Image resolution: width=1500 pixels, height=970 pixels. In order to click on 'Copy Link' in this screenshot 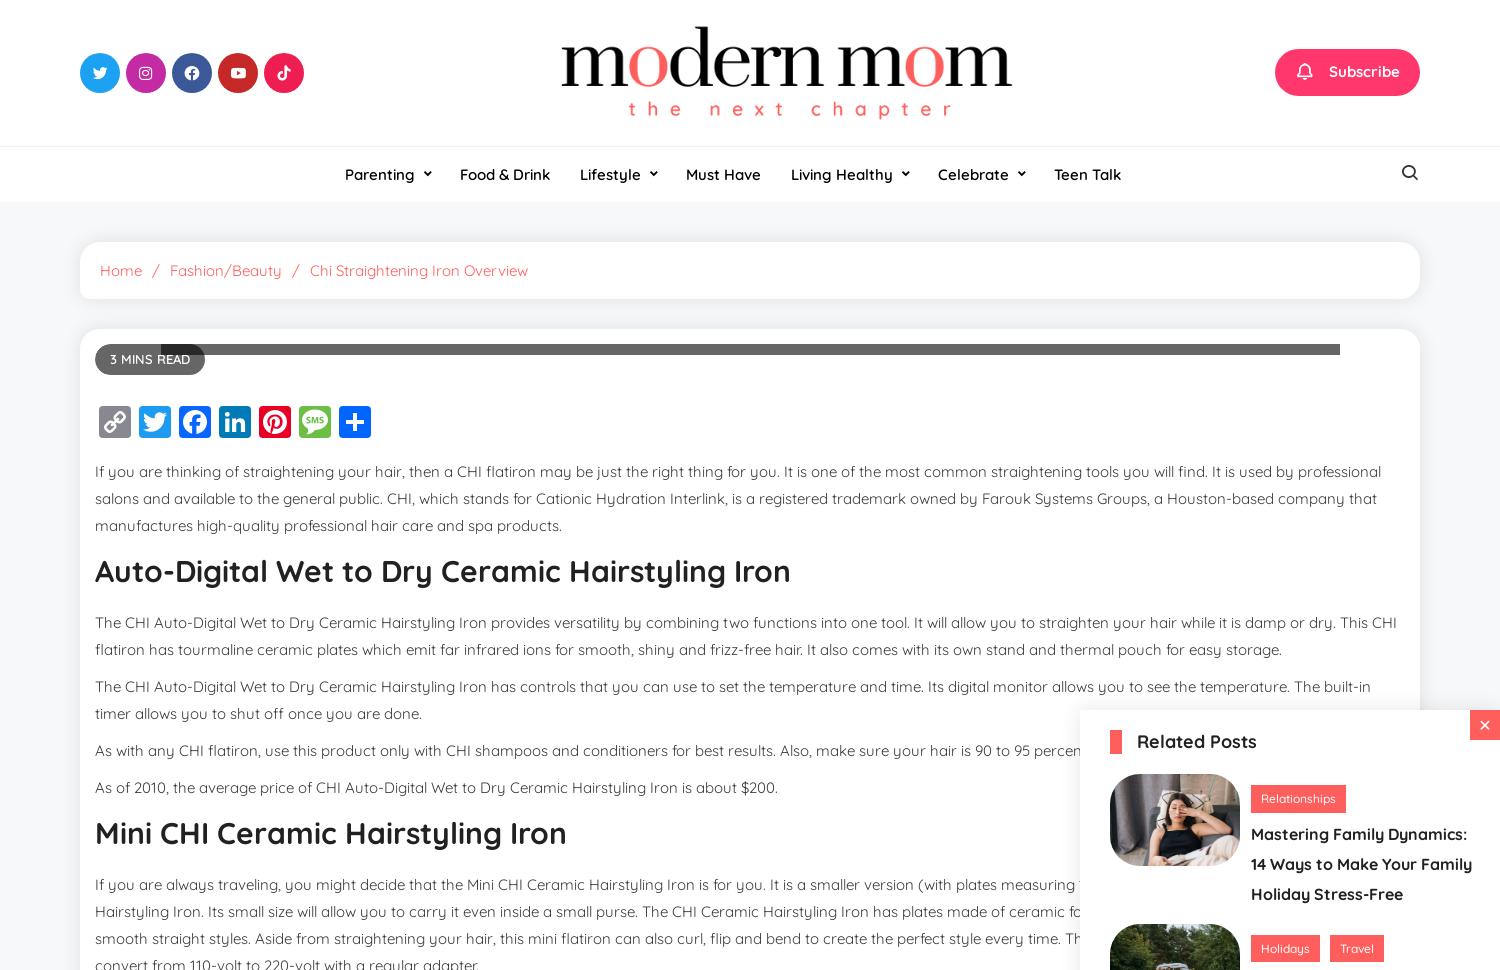, I will do `click(169, 436)`.